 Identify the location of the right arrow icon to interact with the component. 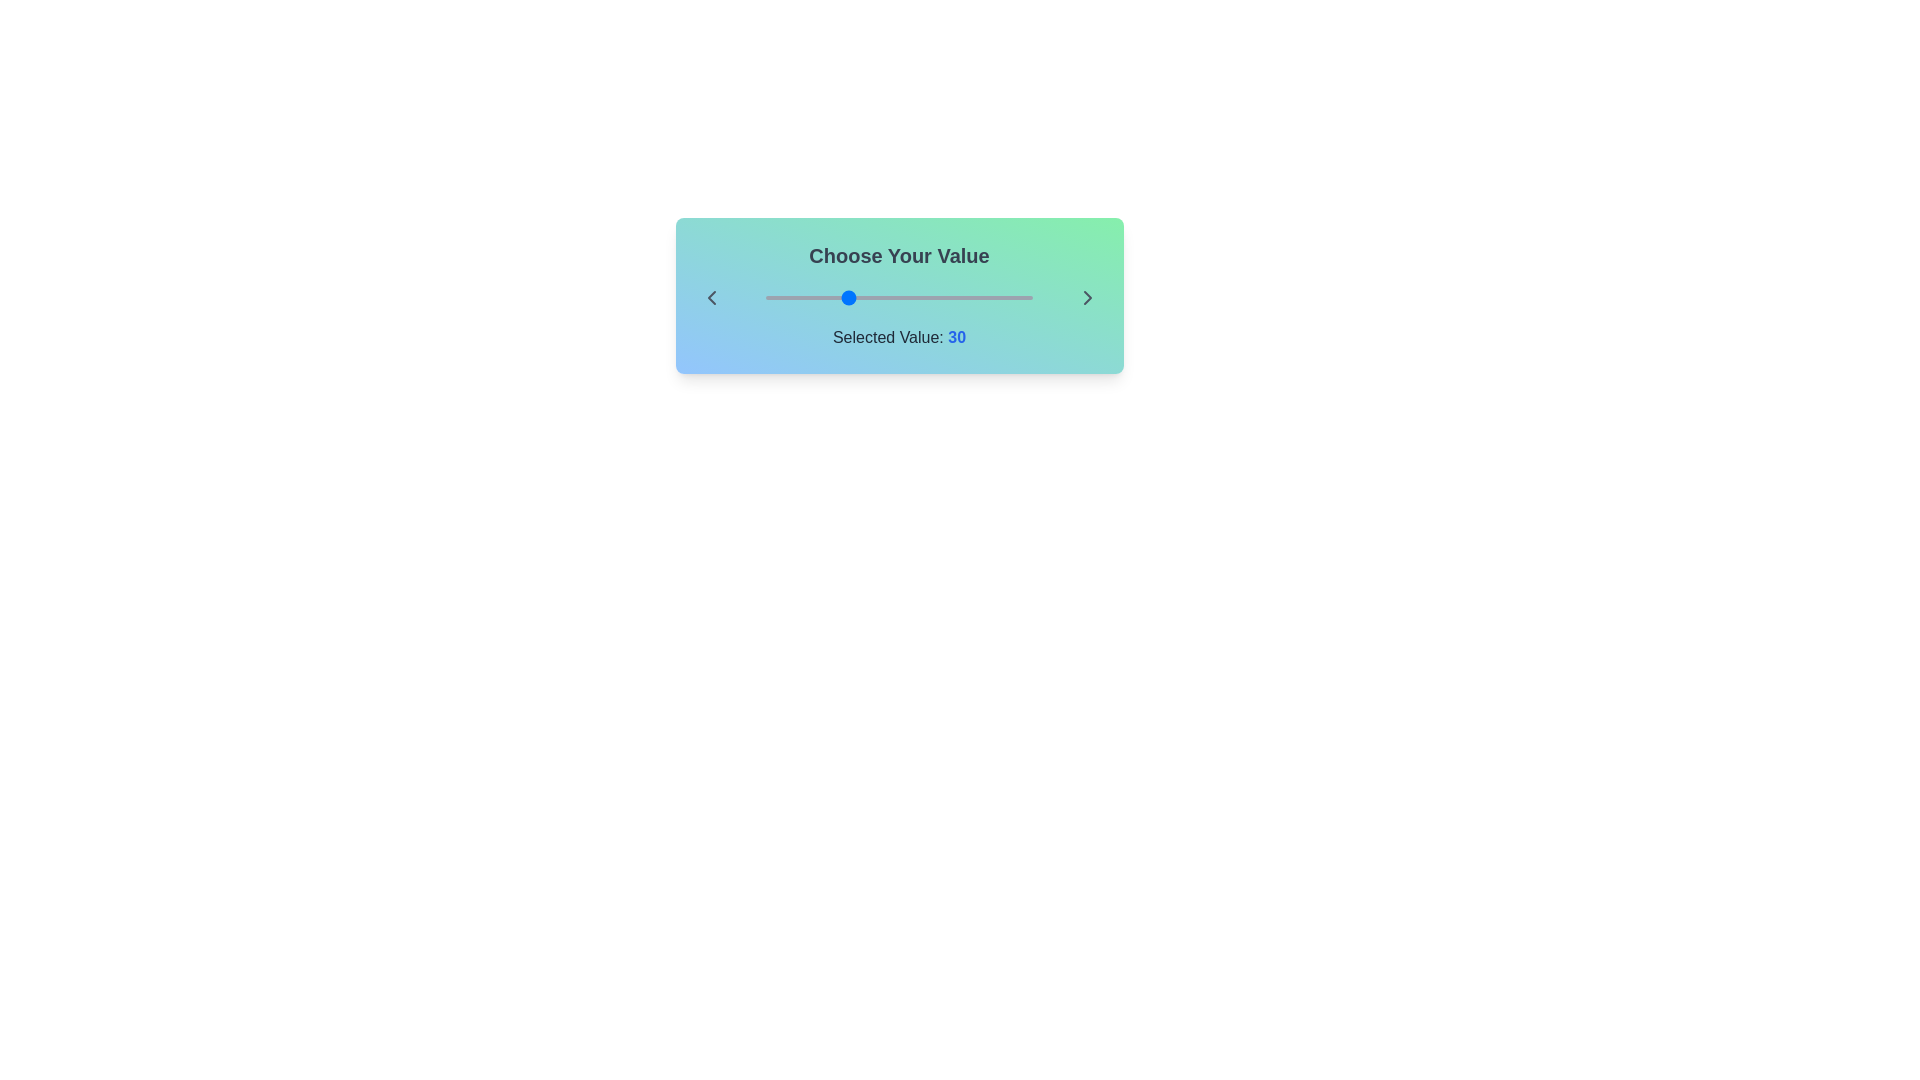
(1086, 297).